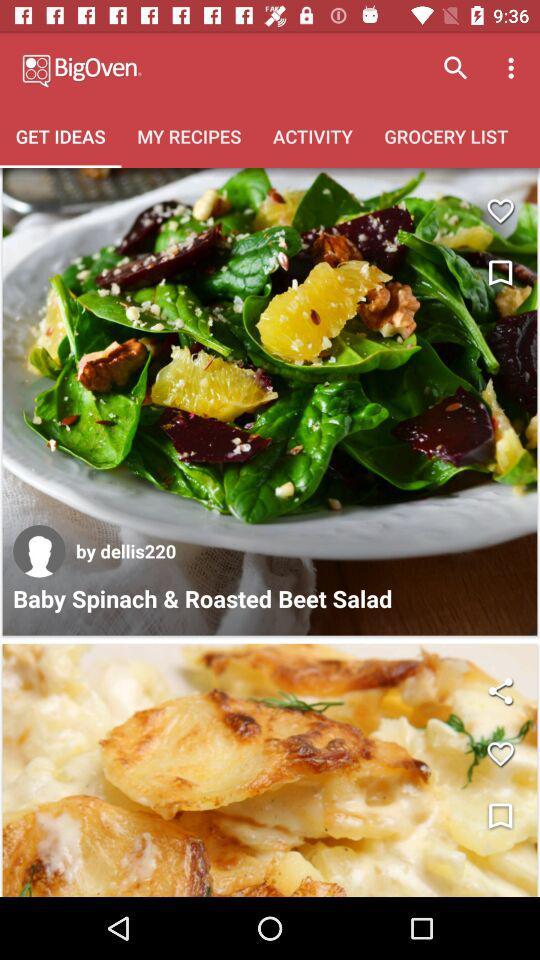 This screenshot has width=540, height=960. Describe the element at coordinates (39, 551) in the screenshot. I see `icon above baby spinach roasted icon` at that location.